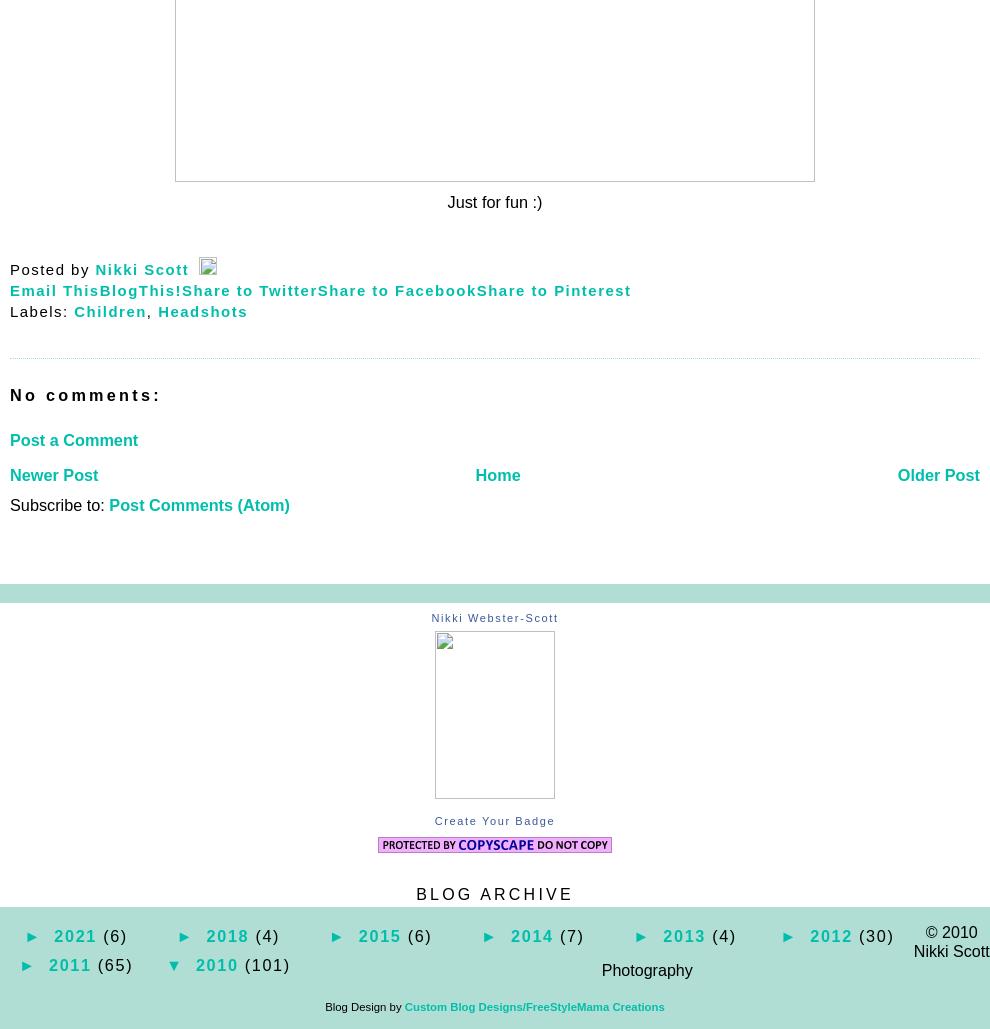 This screenshot has height=1029, width=990. I want to click on 'Blog Archive', so click(494, 894).